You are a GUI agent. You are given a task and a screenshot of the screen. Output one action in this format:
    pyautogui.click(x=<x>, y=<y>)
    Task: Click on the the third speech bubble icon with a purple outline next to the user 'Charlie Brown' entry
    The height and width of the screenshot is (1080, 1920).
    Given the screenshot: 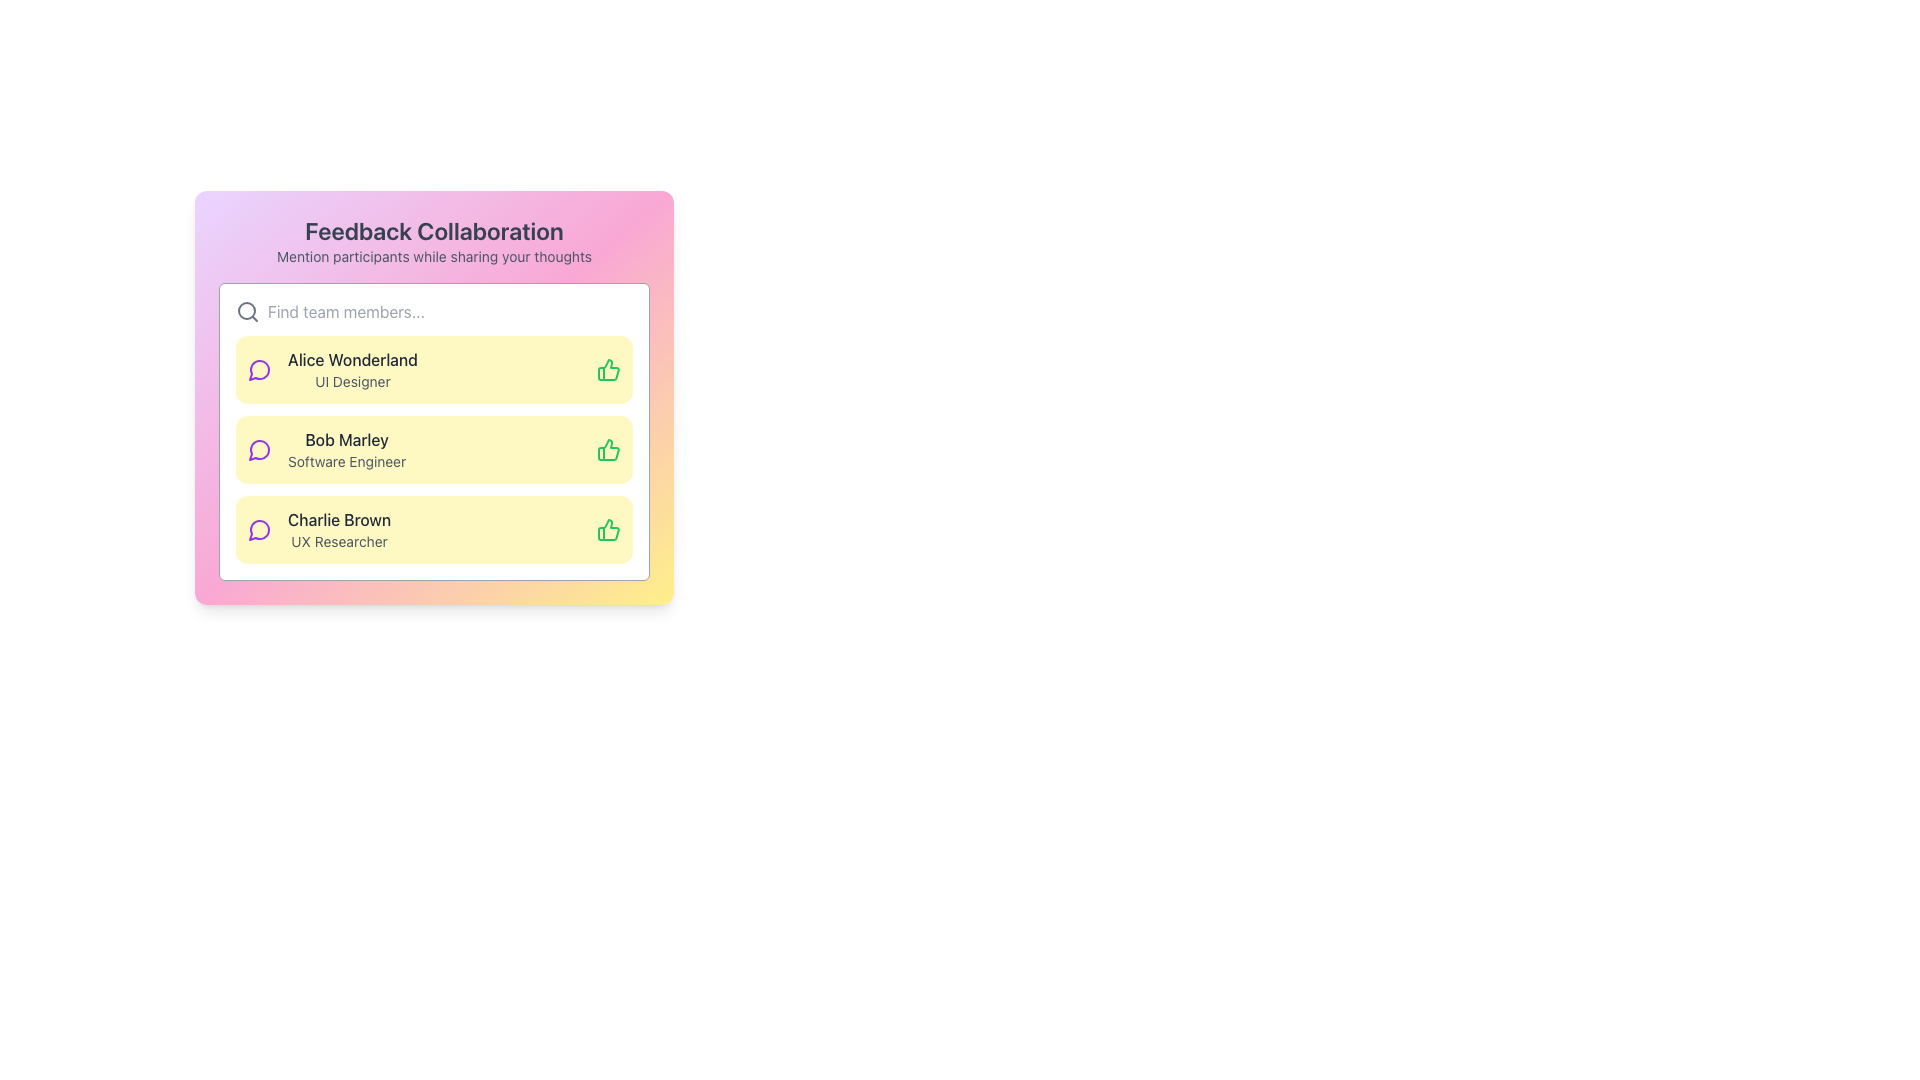 What is the action you would take?
    pyautogui.click(x=258, y=529)
    